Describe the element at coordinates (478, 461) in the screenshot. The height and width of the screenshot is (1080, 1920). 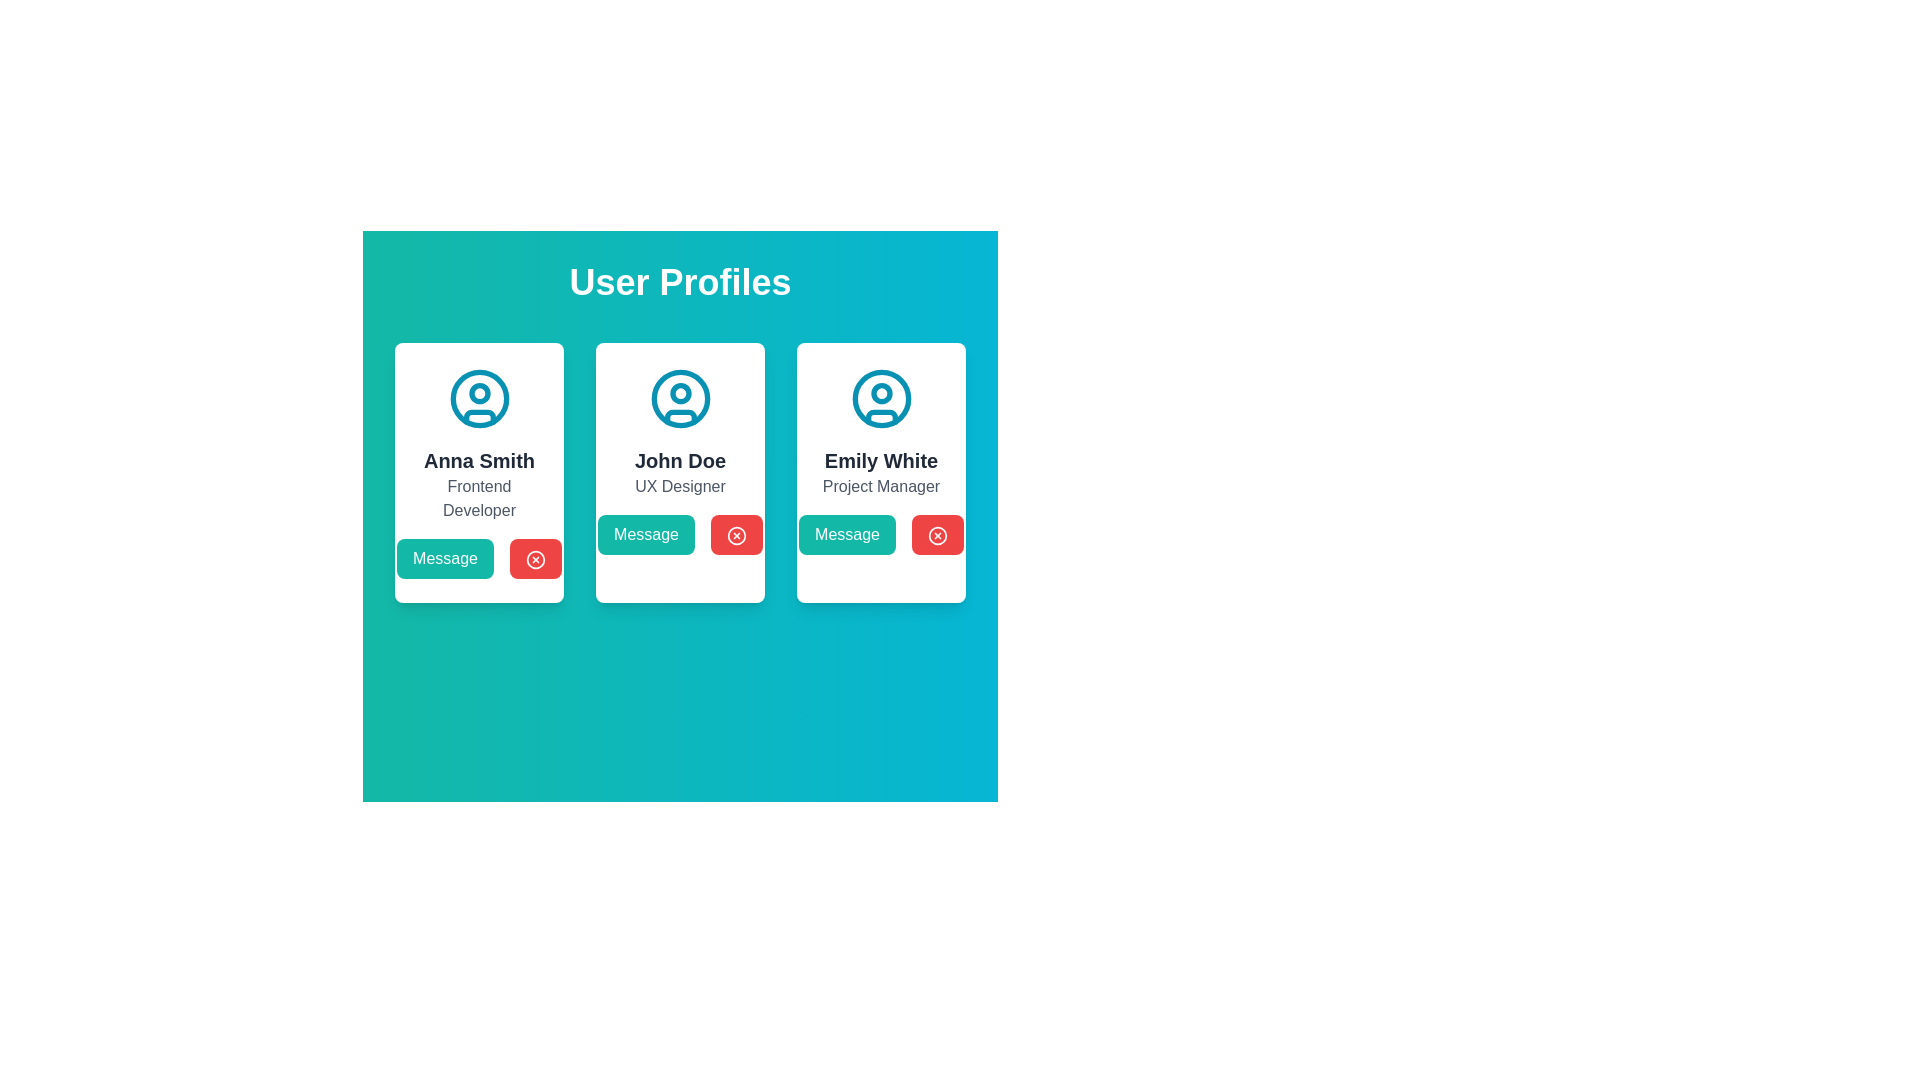
I see `the text label displaying 'Anna Smith', which is bold, centered, and located above the 'Frontend Developer' text in the leftmost profile card` at that location.